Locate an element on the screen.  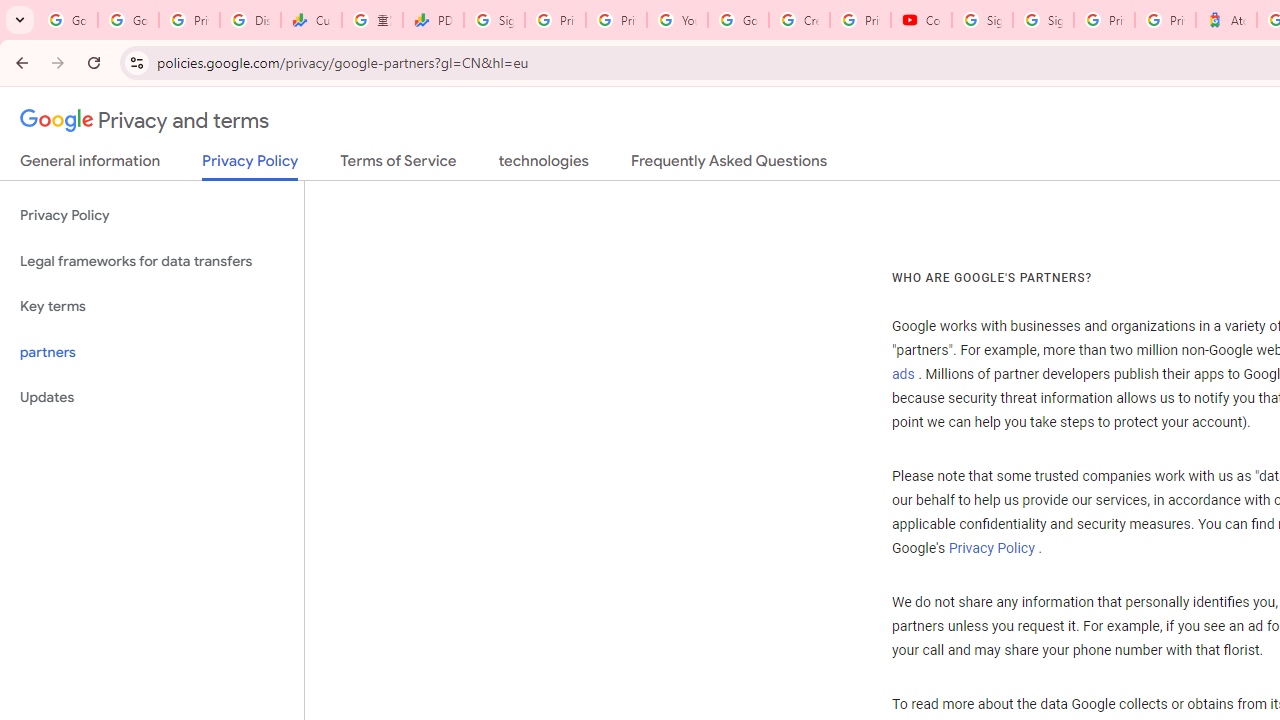
'Currencies - Google Finance' is located at coordinates (310, 20).